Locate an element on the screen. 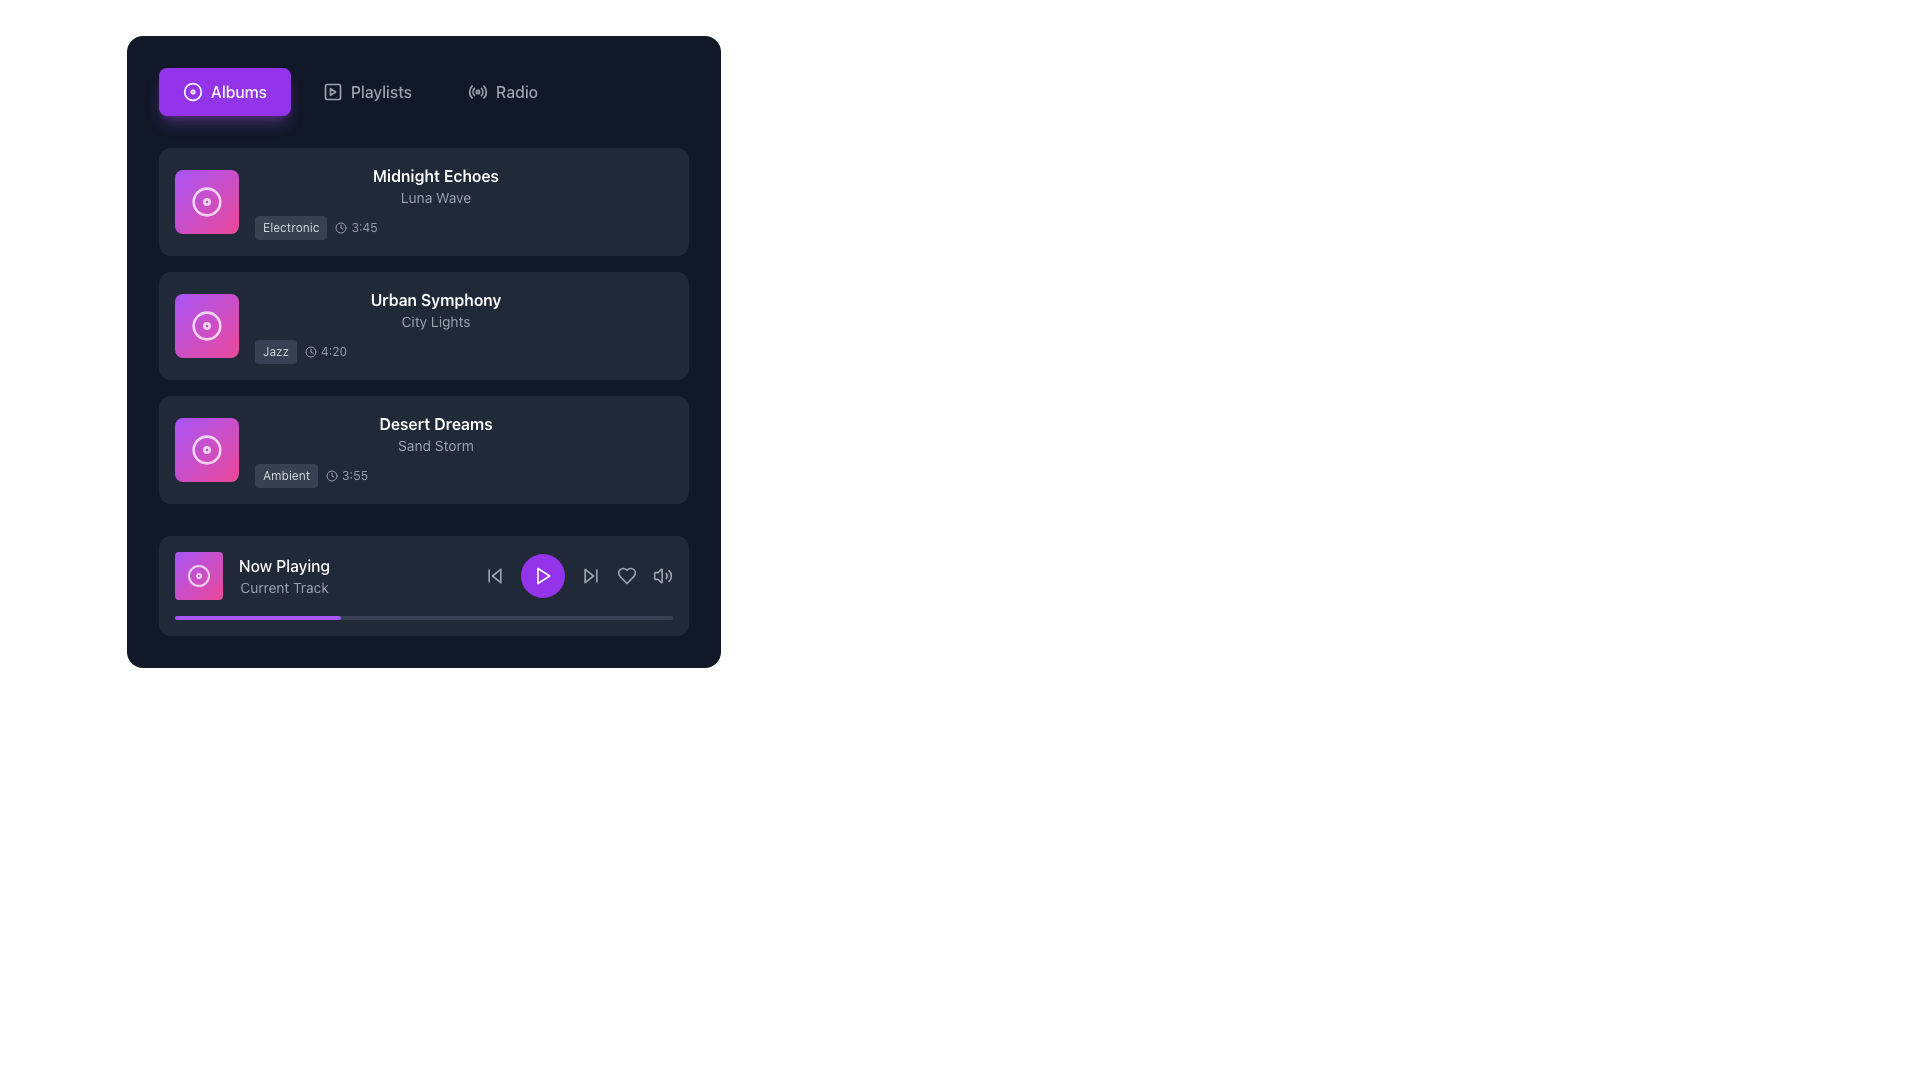 Image resolution: width=1920 pixels, height=1080 pixels. the triangular-shaped play icon with a purple background located is located at coordinates (542, 575).